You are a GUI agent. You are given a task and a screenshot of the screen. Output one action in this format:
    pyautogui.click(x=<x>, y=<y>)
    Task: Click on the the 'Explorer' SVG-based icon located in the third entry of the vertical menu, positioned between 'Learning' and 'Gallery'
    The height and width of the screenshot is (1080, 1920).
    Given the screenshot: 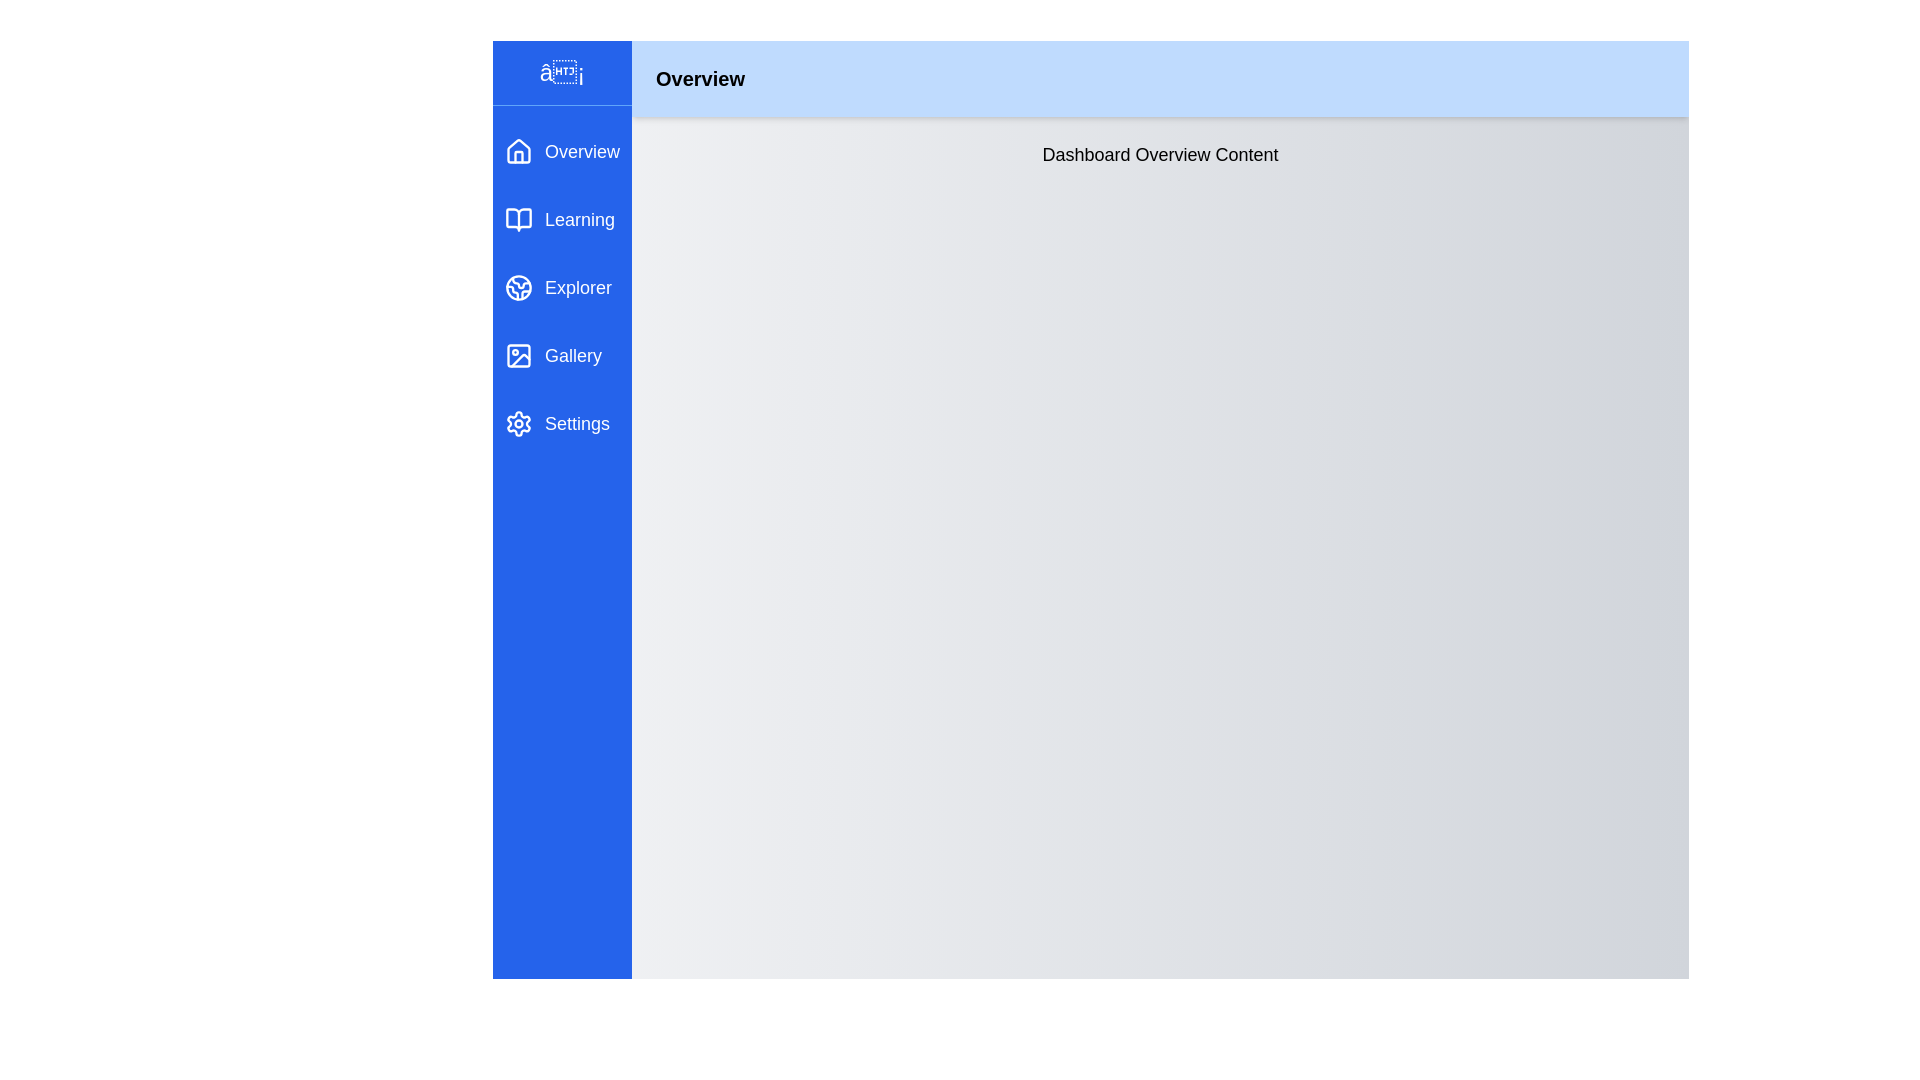 What is the action you would take?
    pyautogui.click(x=518, y=288)
    